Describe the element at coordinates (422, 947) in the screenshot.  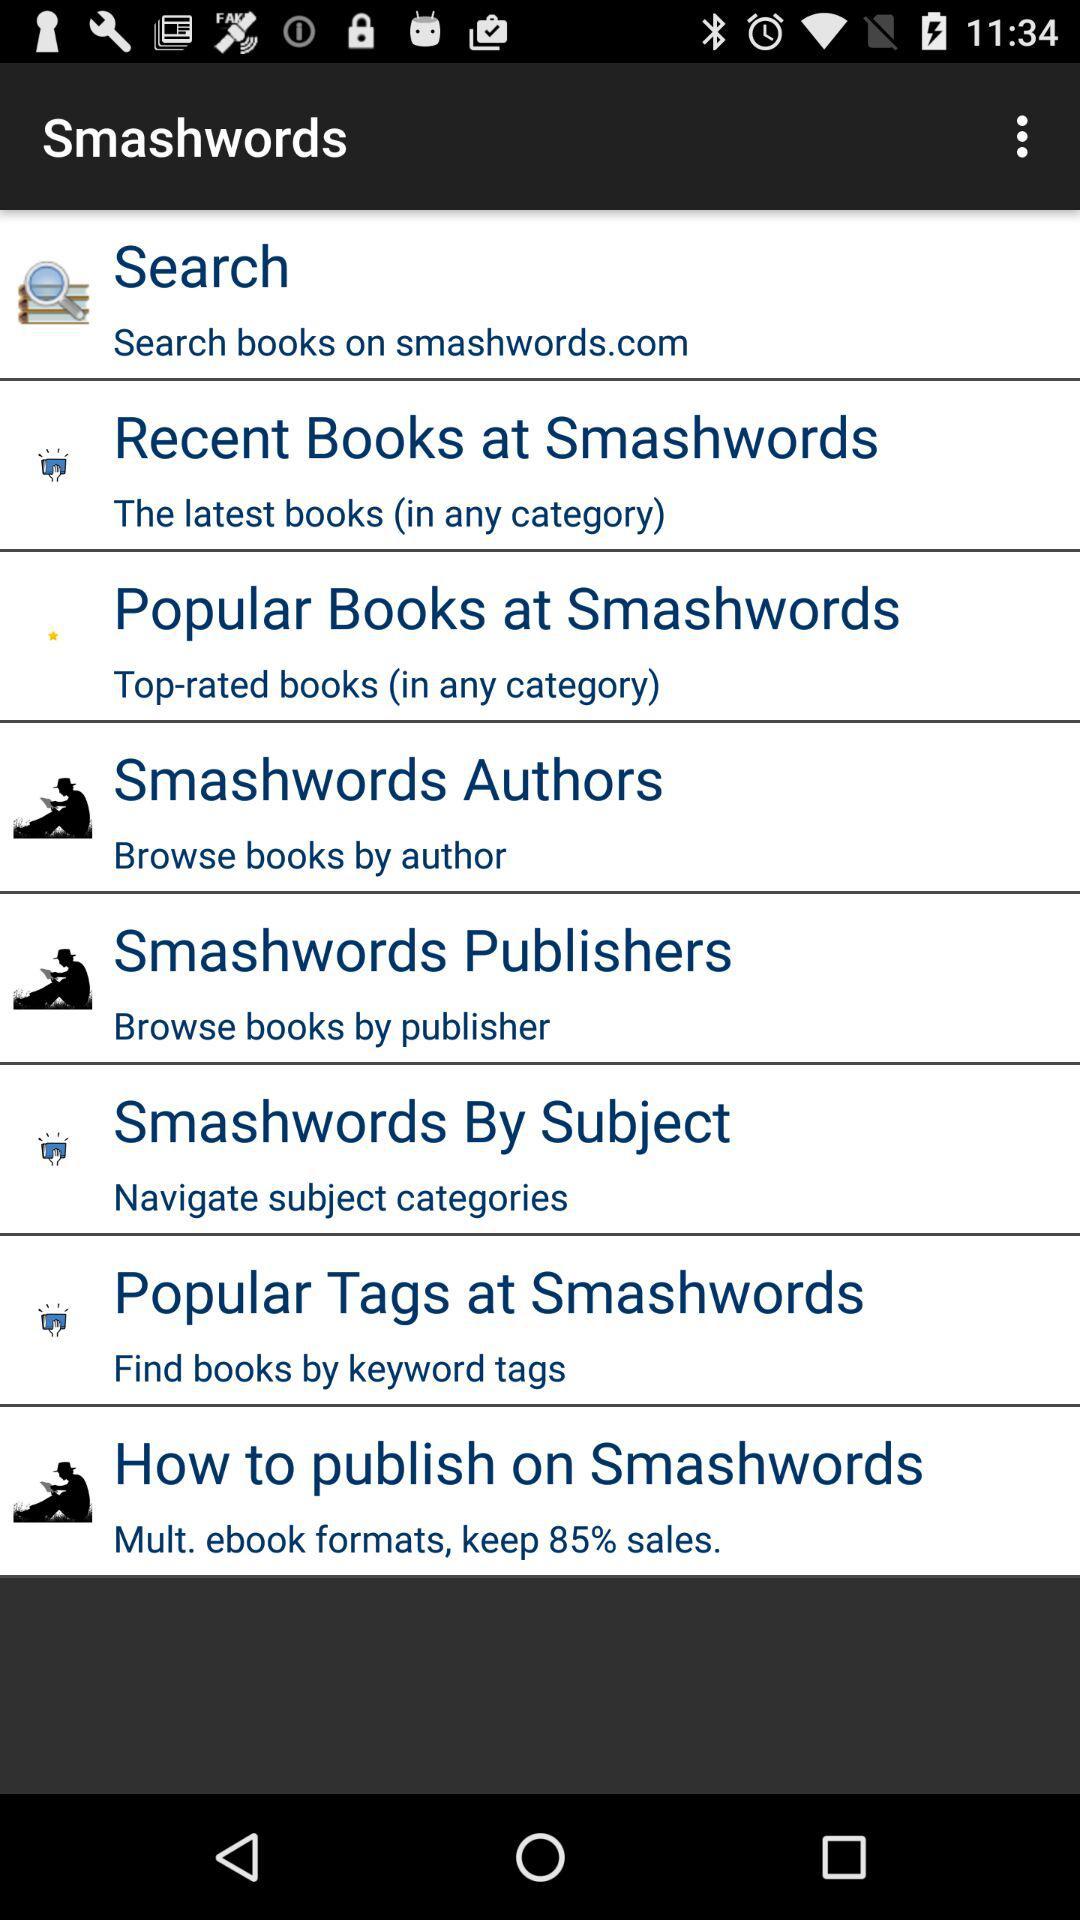
I see `the smashwords publishers icon` at that location.